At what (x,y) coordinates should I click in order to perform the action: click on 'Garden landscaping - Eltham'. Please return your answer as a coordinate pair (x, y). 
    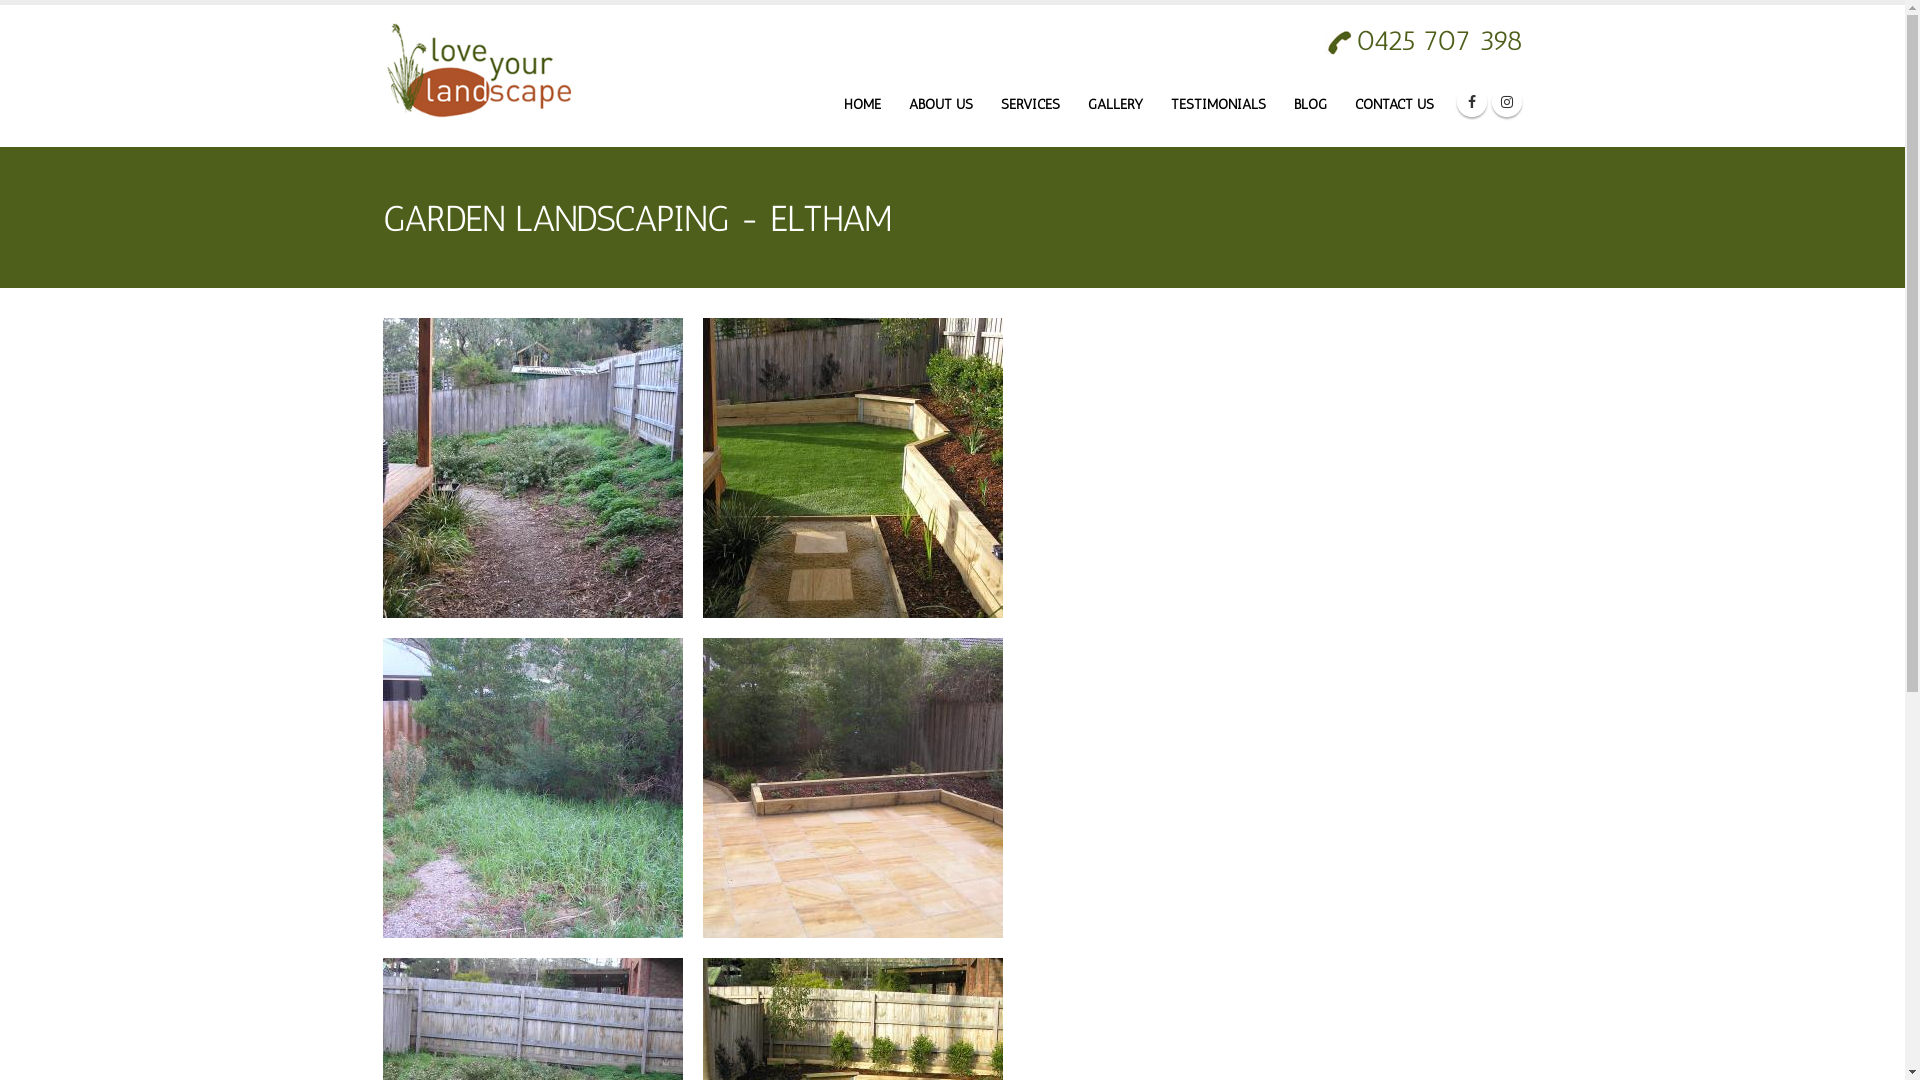
    Looking at the image, I should click on (532, 785).